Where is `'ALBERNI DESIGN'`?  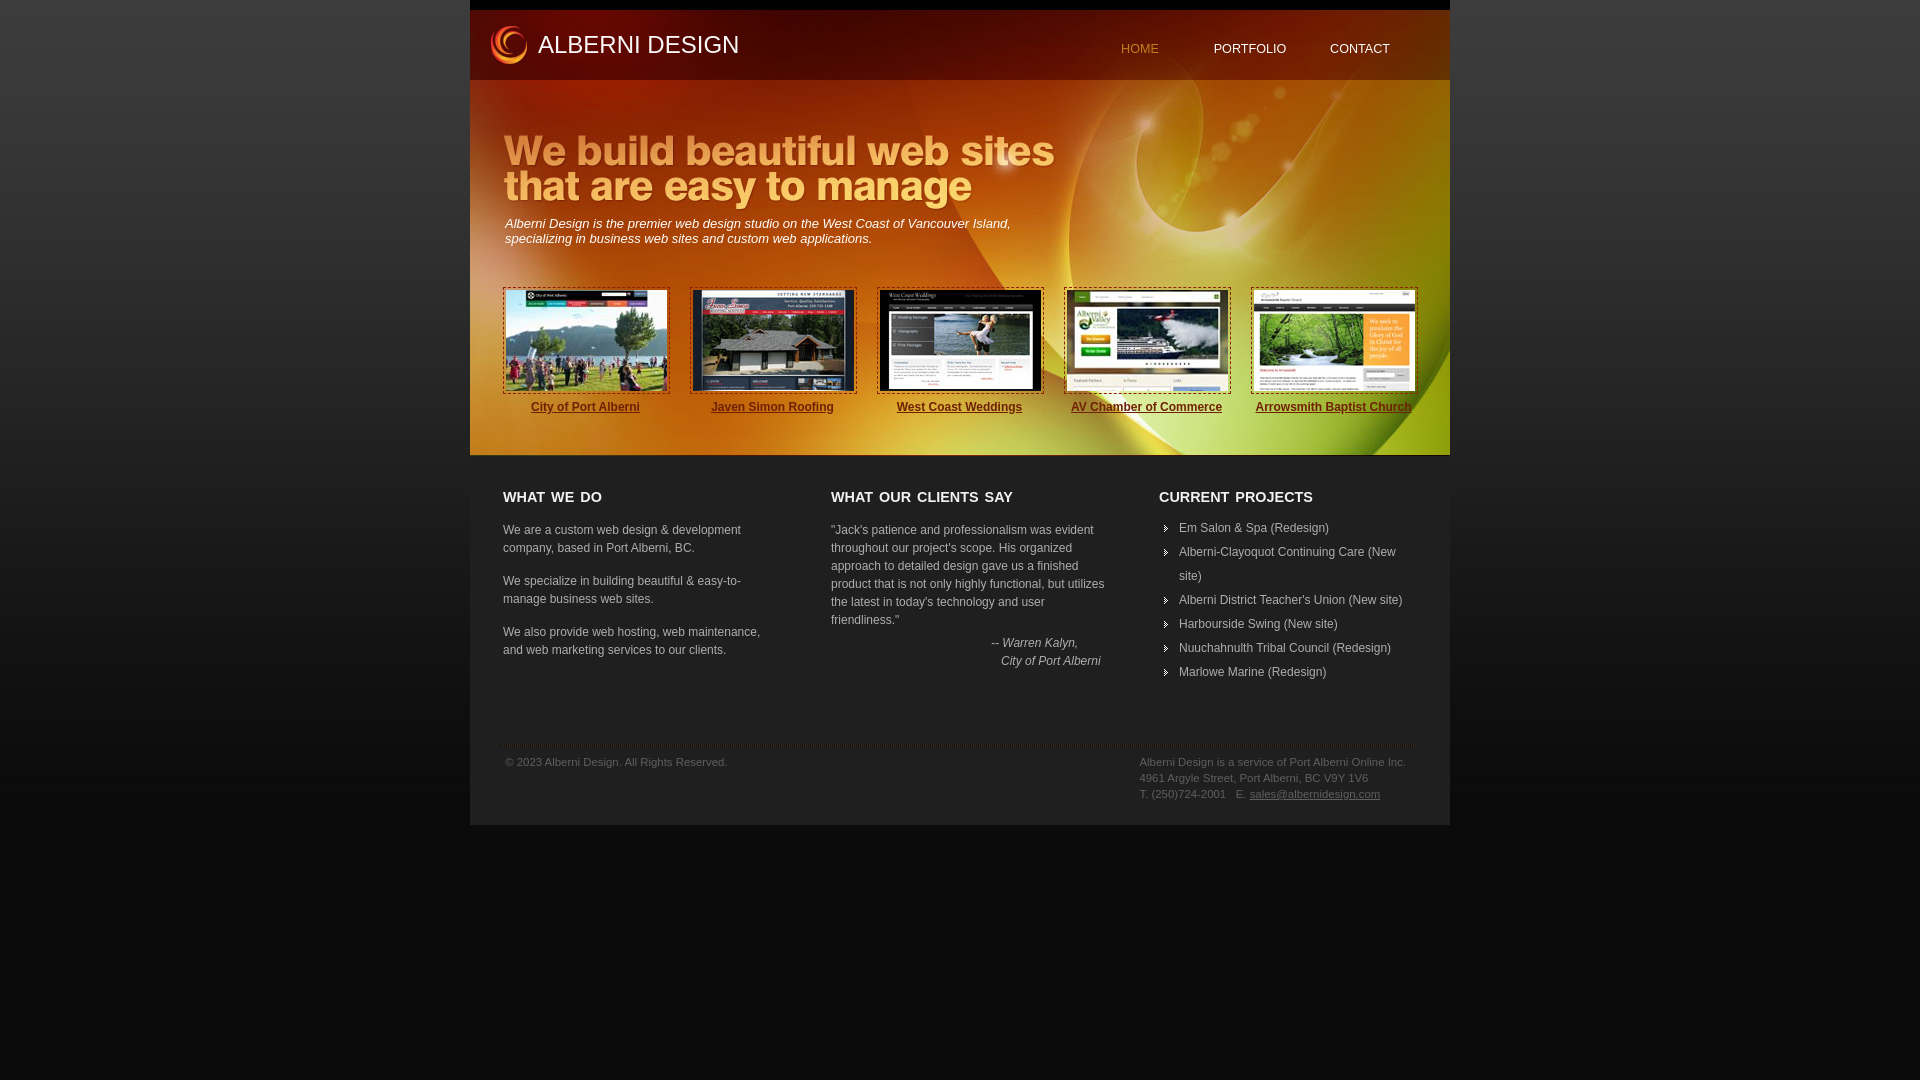 'ALBERNI DESIGN' is located at coordinates (637, 44).